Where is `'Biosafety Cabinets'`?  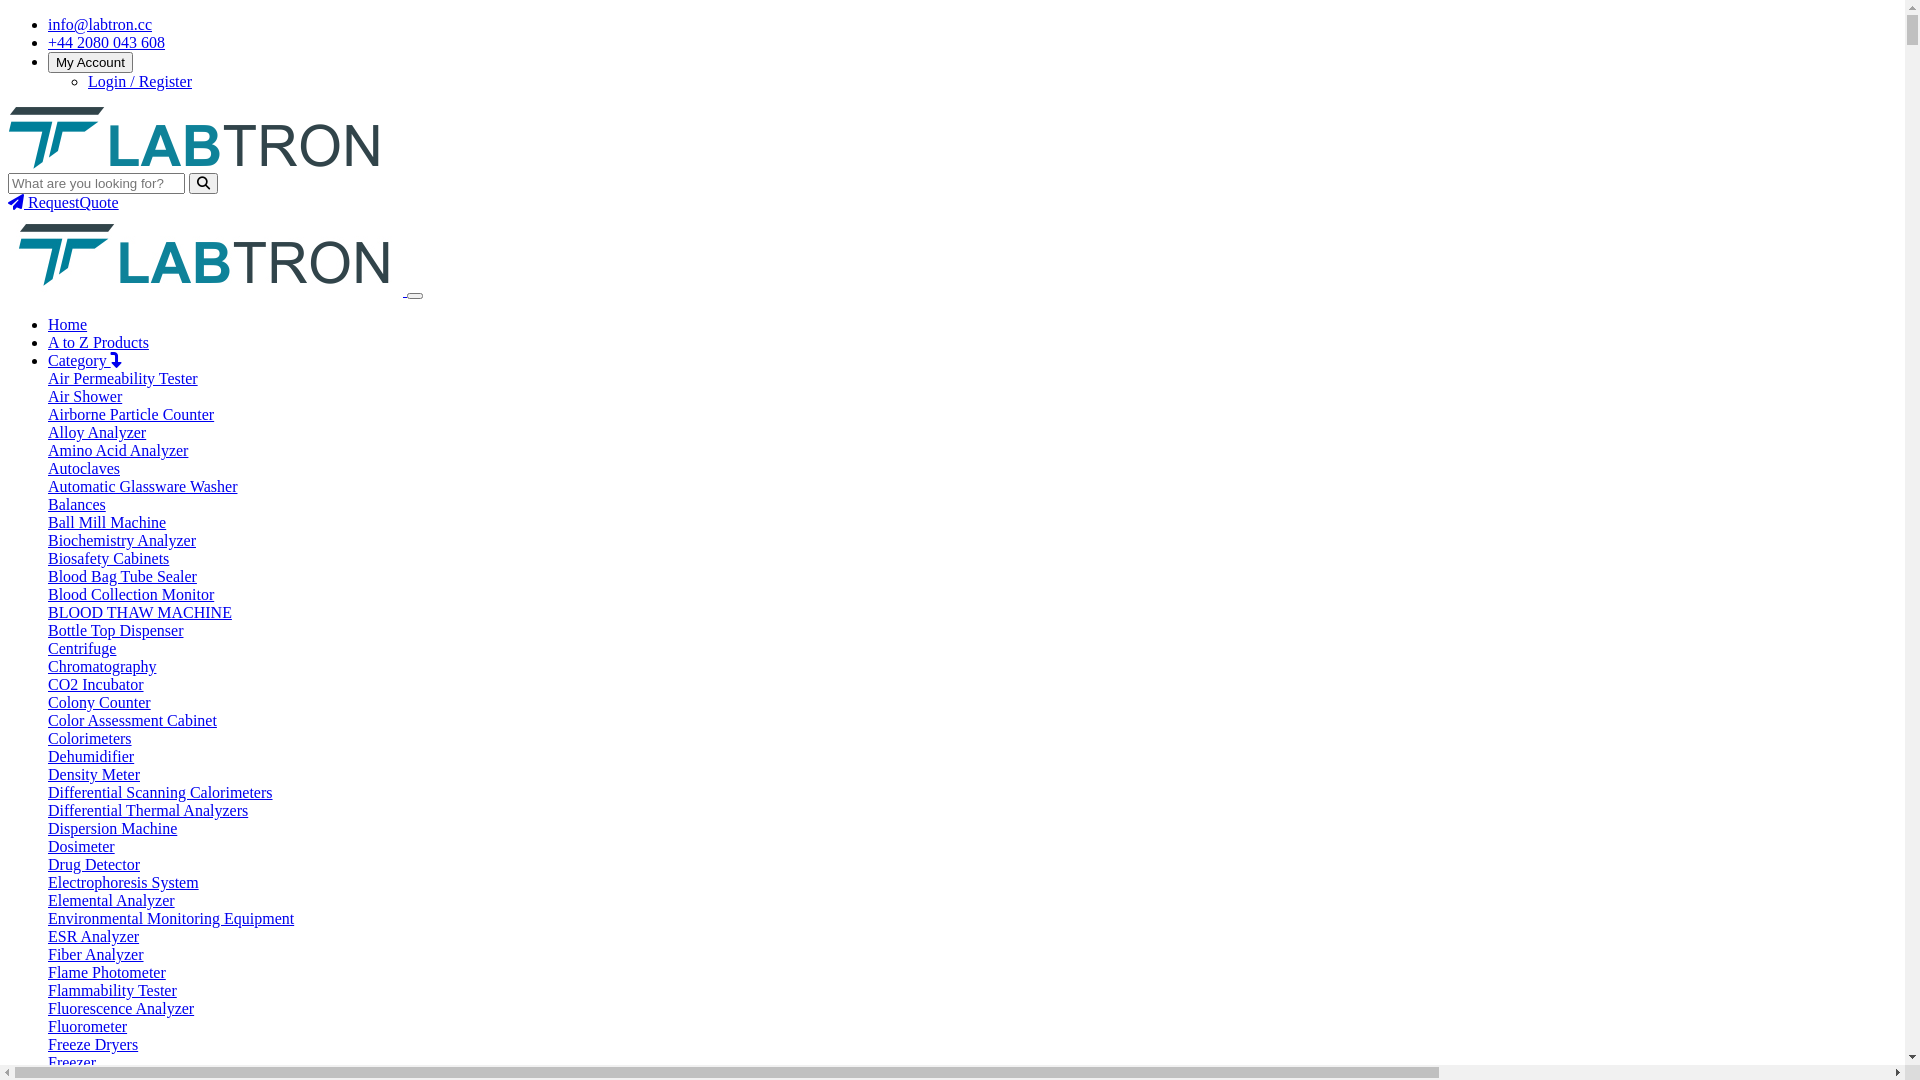
'Biosafety Cabinets' is located at coordinates (107, 558).